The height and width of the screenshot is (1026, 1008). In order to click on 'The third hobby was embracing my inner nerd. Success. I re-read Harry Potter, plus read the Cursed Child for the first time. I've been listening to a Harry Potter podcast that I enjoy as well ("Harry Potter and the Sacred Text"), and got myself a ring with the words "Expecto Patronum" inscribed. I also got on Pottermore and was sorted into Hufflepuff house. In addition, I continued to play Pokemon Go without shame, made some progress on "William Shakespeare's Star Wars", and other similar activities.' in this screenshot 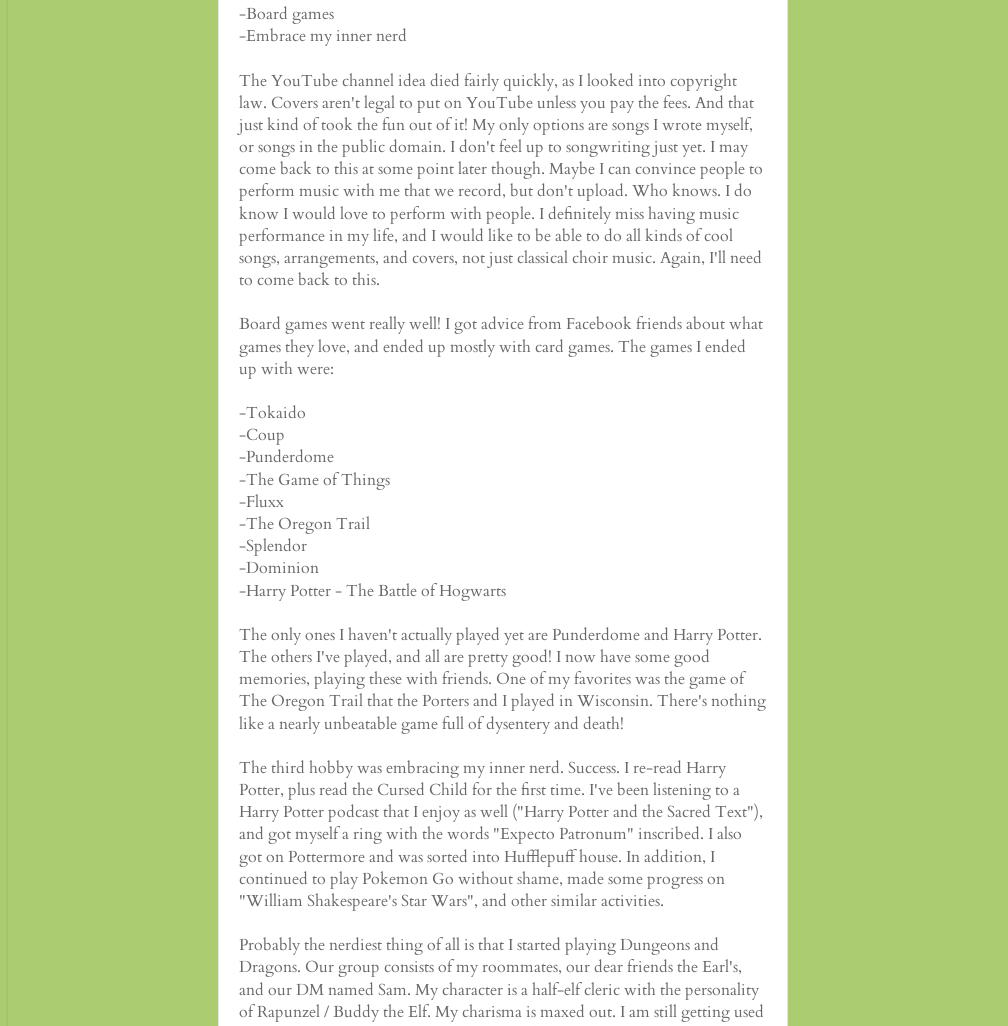, I will do `click(500, 833)`.